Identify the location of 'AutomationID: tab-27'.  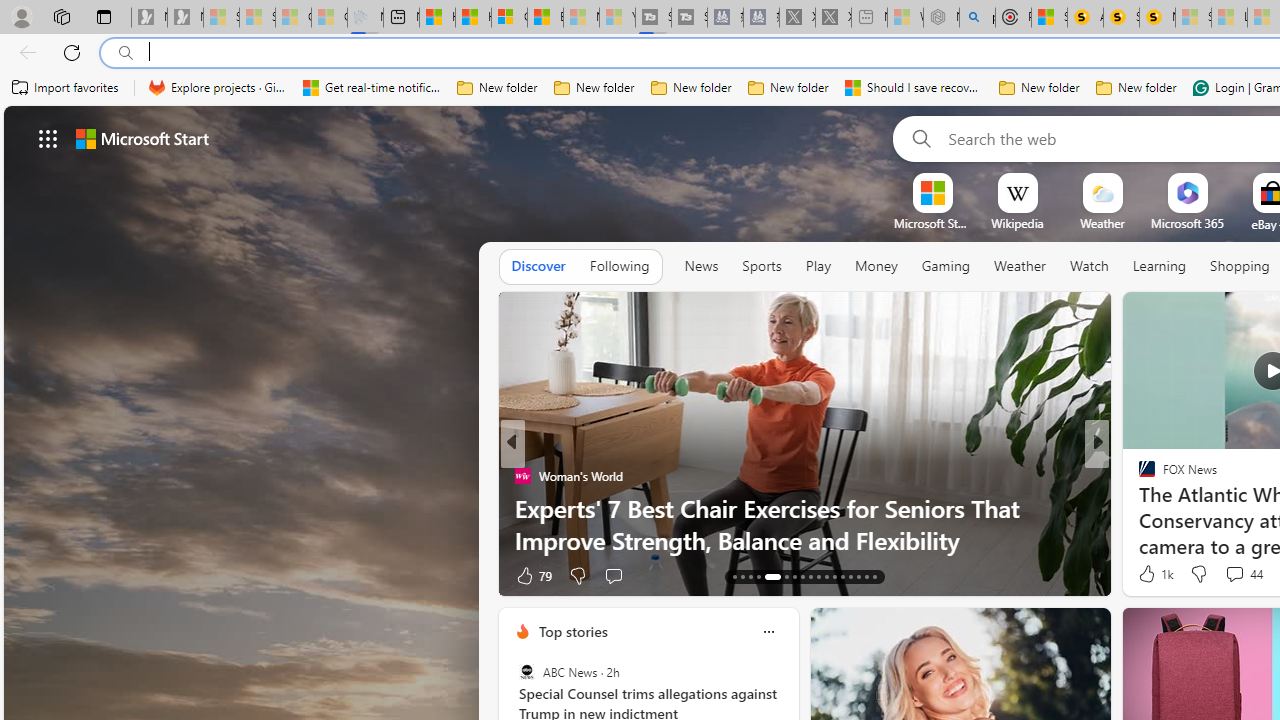
(858, 577).